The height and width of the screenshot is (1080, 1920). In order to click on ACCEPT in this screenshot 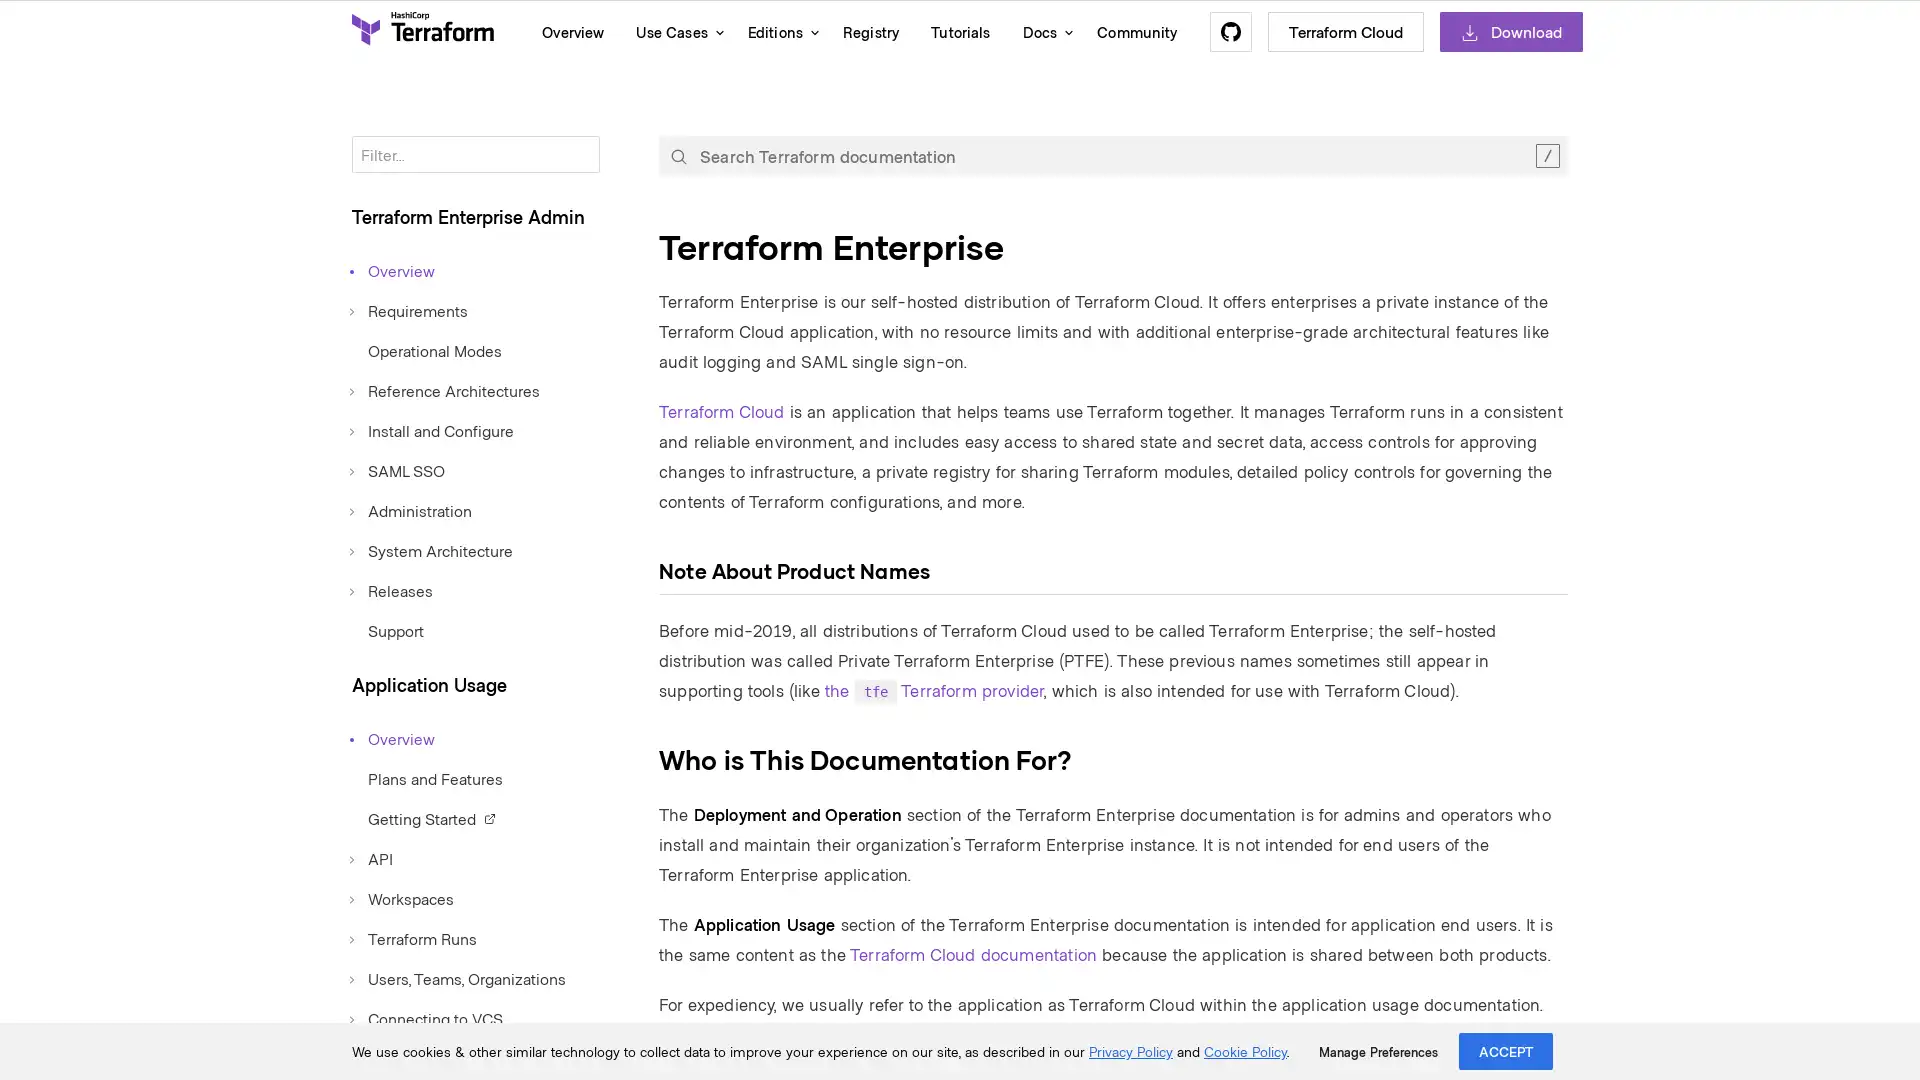, I will do `click(1506, 1050)`.